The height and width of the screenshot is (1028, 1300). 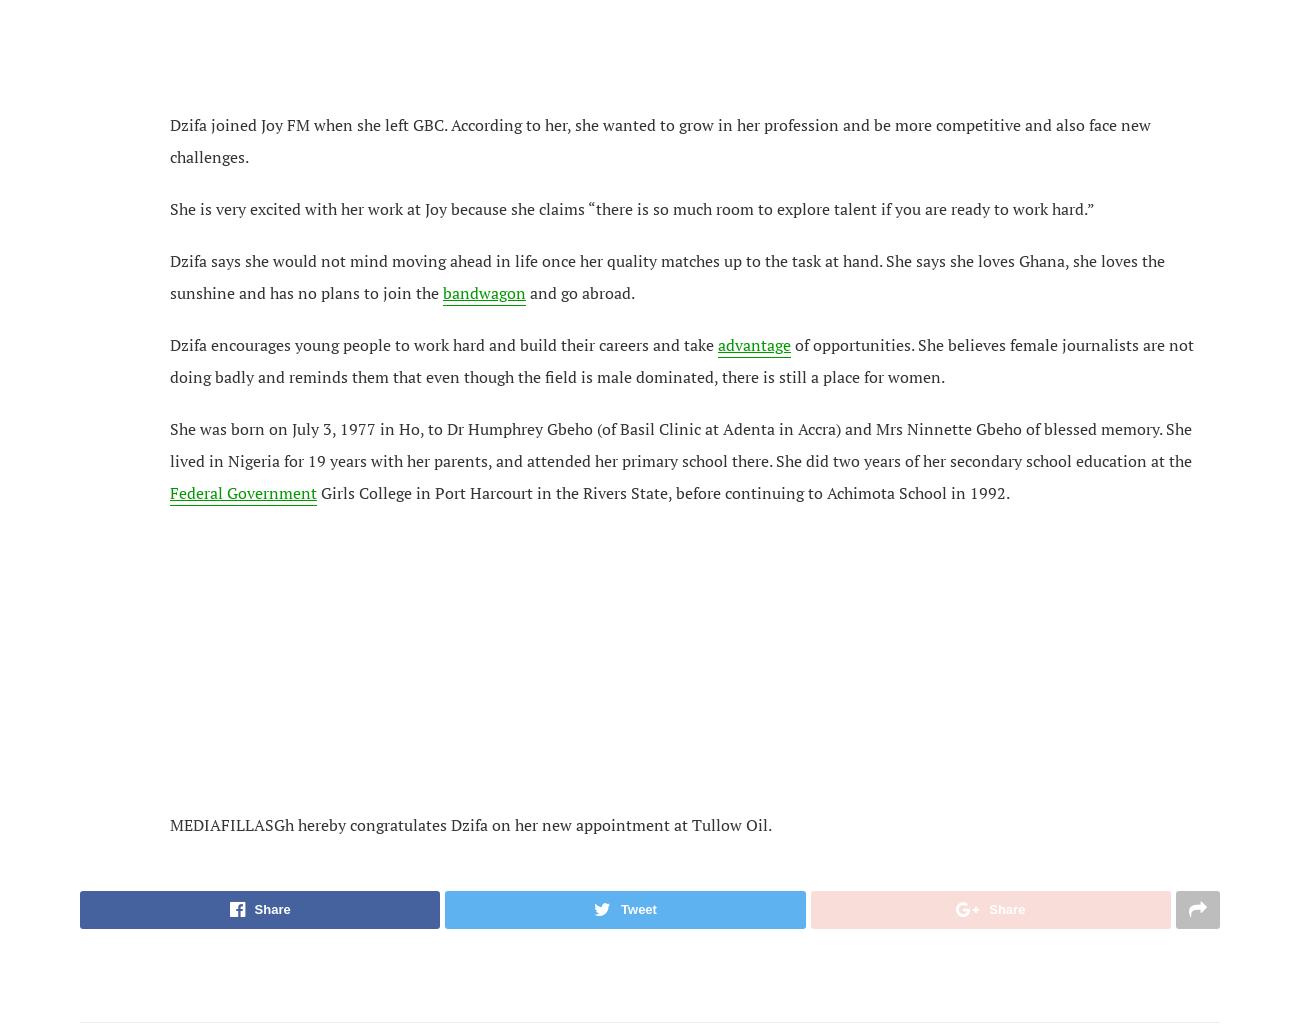 What do you see at coordinates (442, 342) in the screenshot?
I see `'Dzifa encourages young people to work hard and build their careers and take'` at bounding box center [442, 342].